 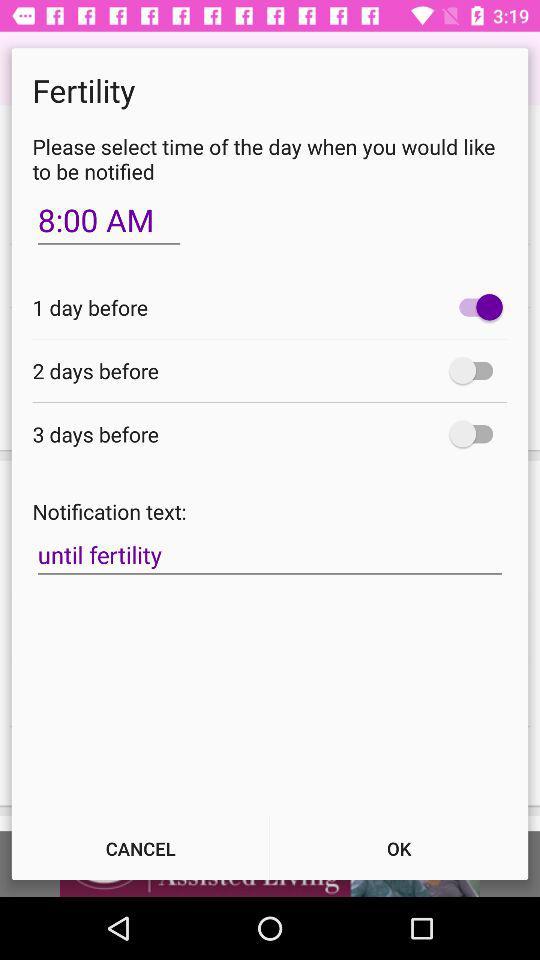 I want to click on 2 days before notification option, so click(x=475, y=369).